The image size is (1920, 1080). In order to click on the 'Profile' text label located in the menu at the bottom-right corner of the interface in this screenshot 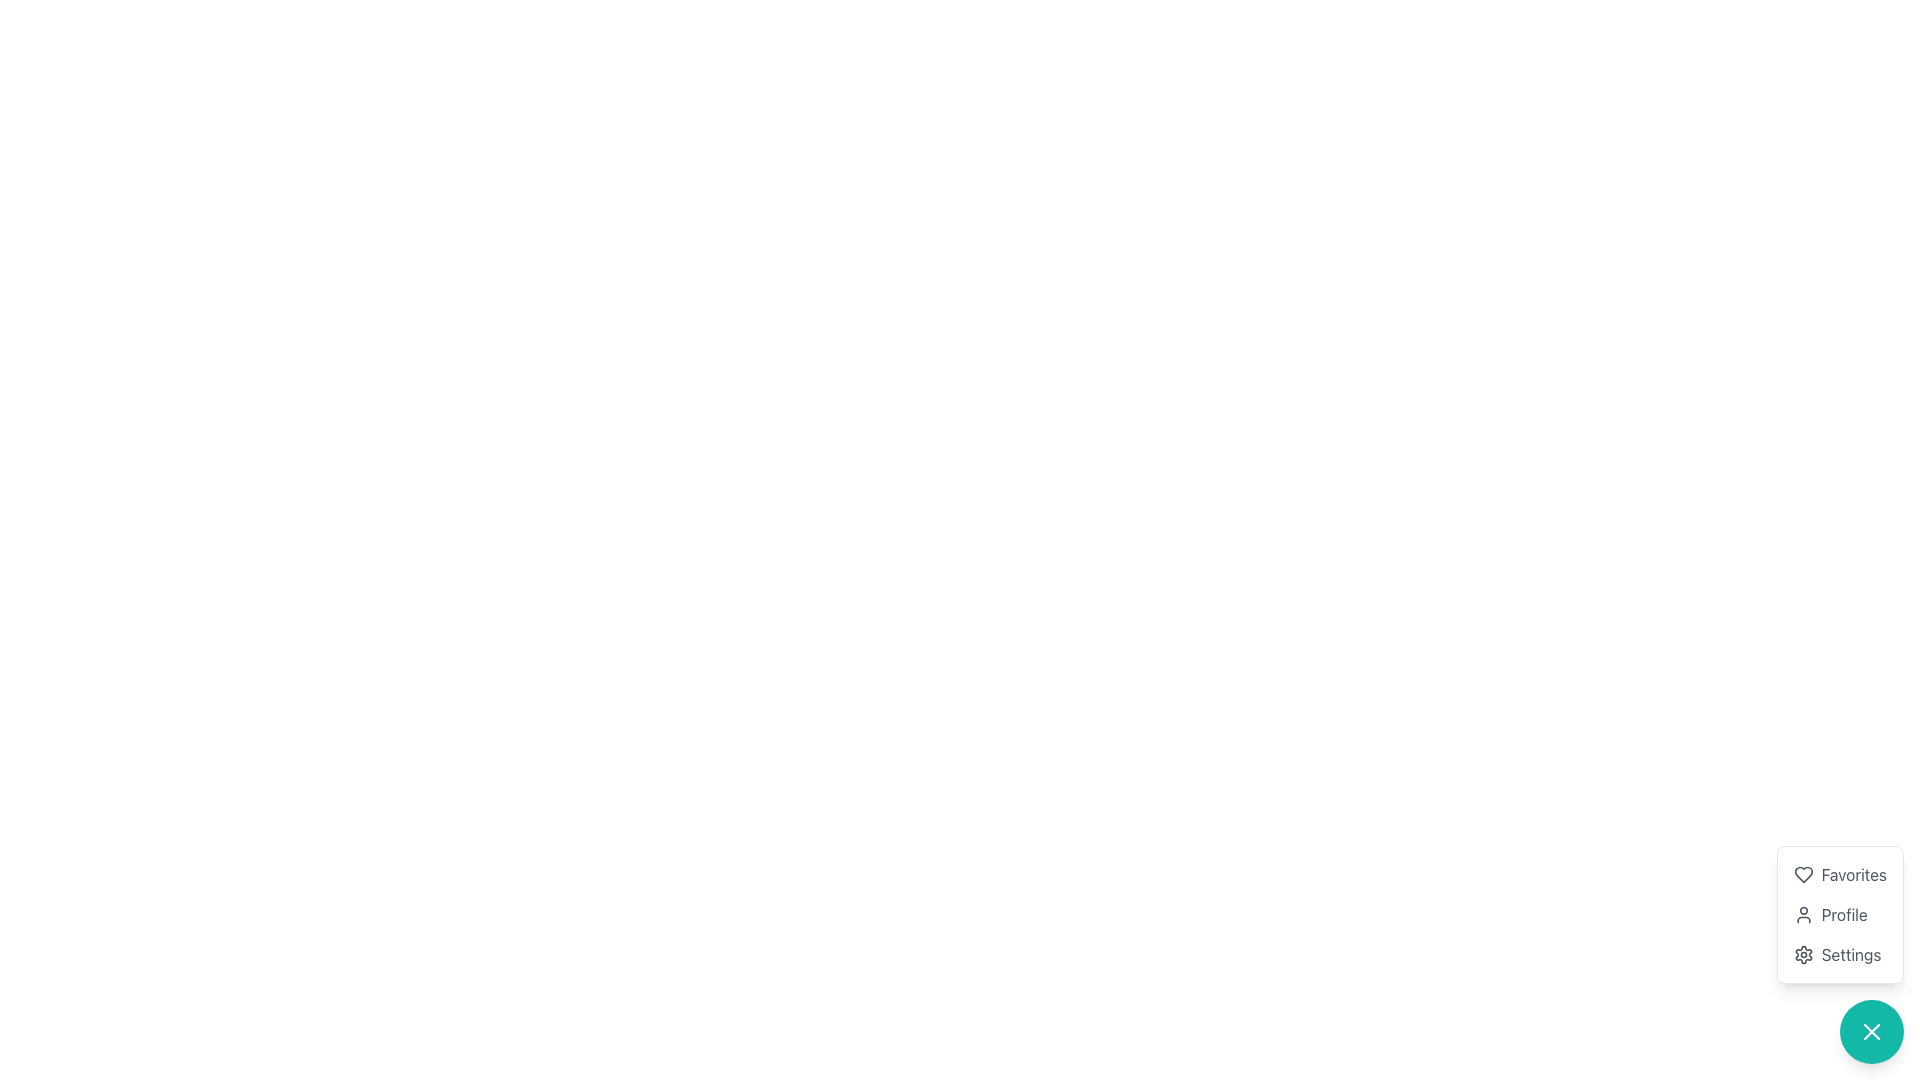, I will do `click(1843, 914)`.